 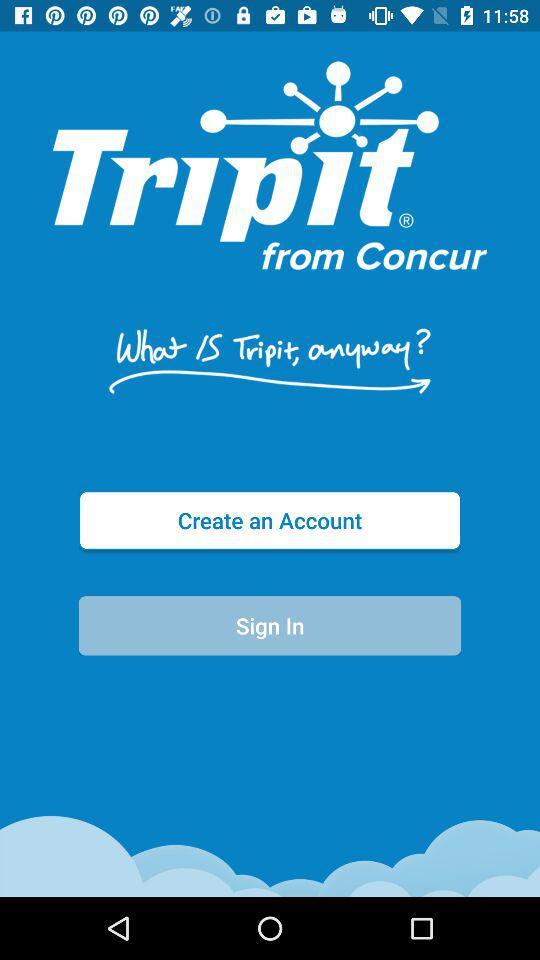 I want to click on the icon above the create an account, so click(x=269, y=360).